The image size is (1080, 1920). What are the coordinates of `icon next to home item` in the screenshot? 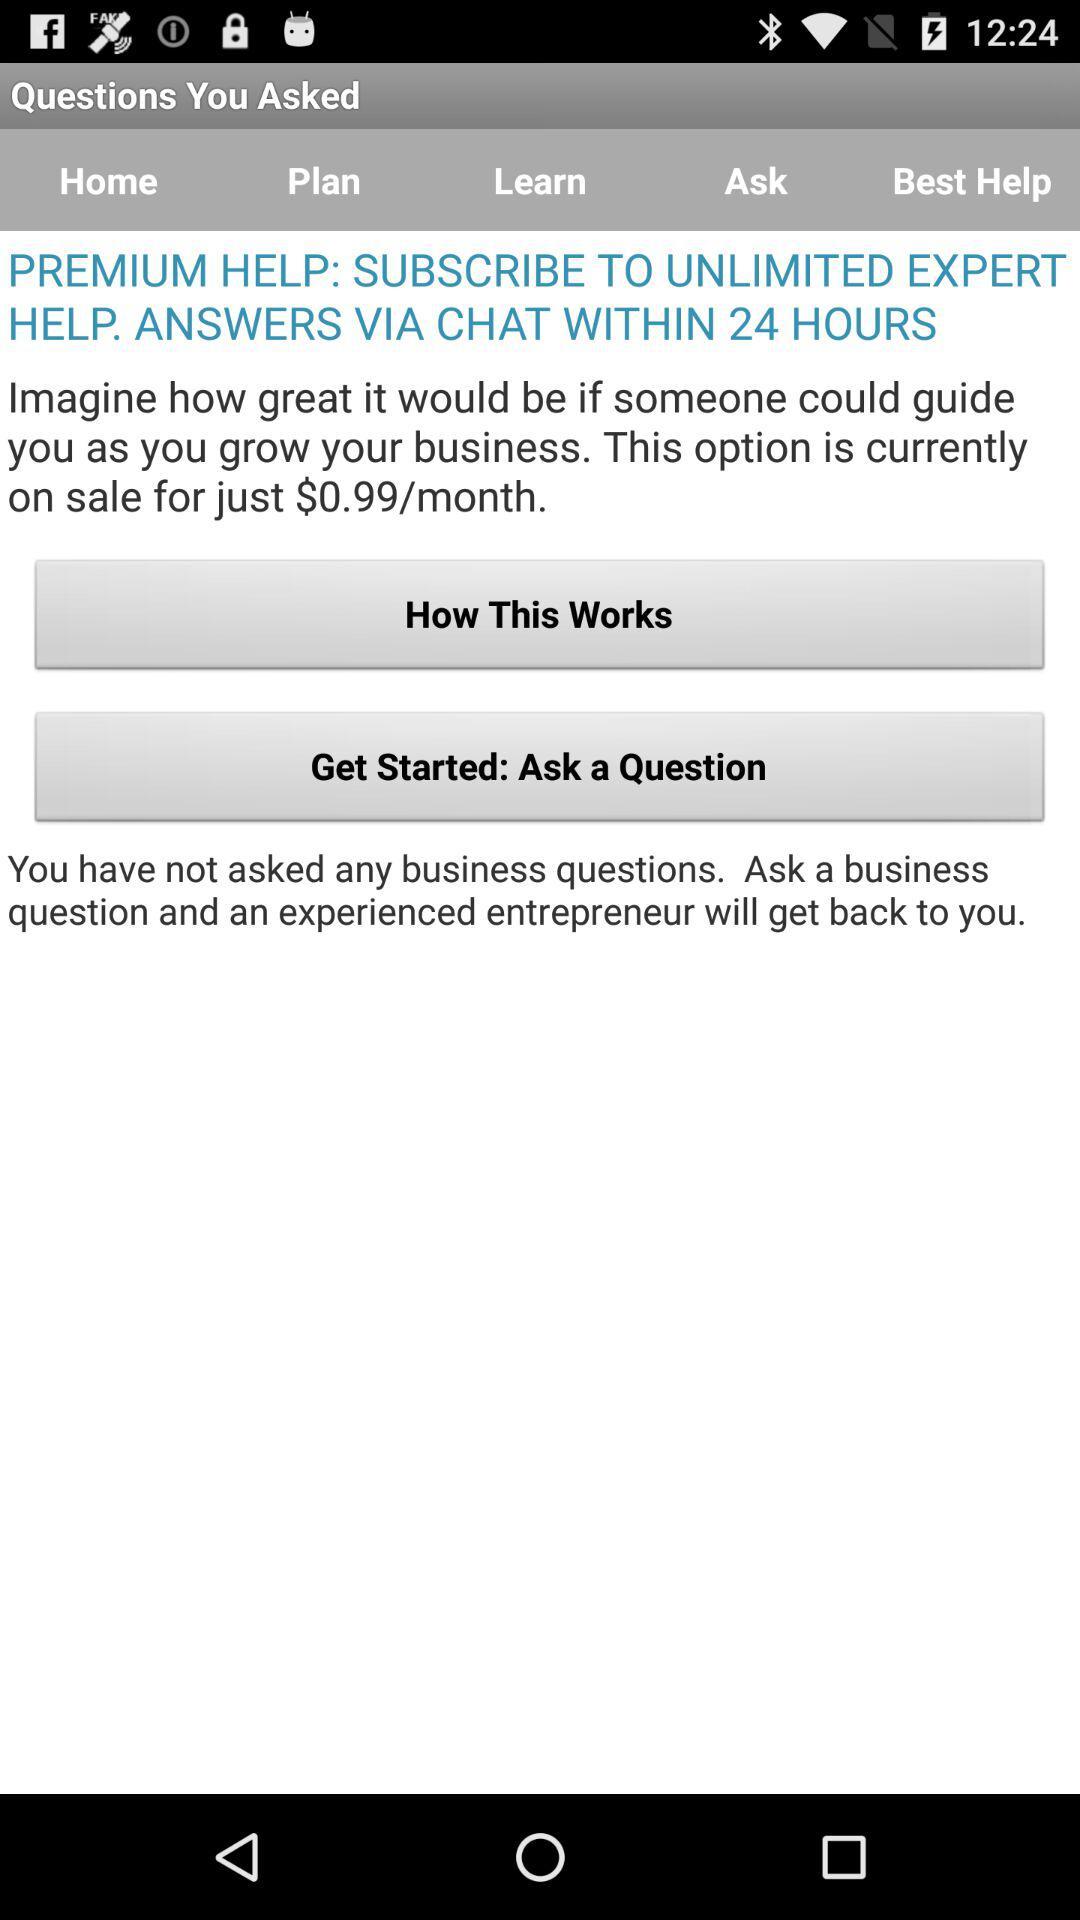 It's located at (323, 180).